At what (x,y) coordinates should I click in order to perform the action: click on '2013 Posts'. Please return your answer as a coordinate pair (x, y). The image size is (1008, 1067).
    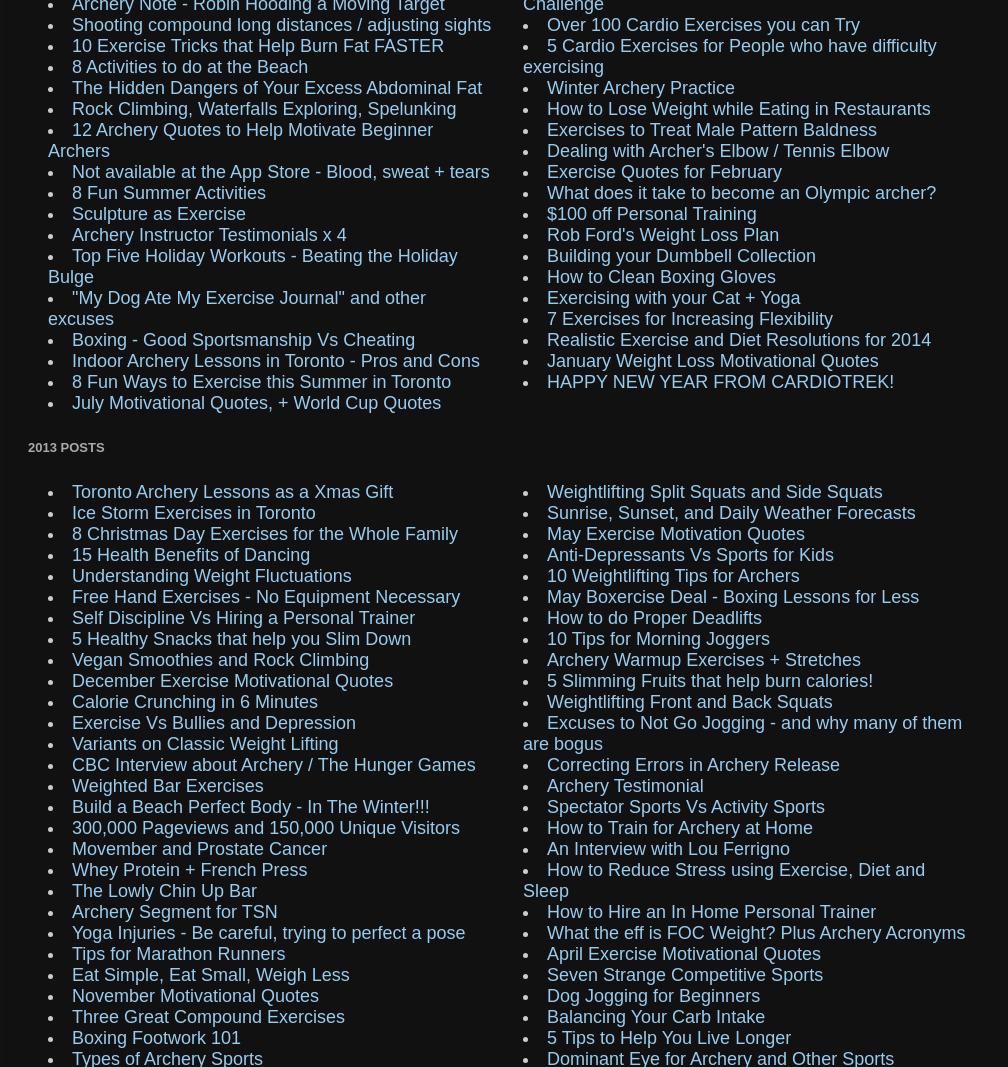
    Looking at the image, I should click on (66, 446).